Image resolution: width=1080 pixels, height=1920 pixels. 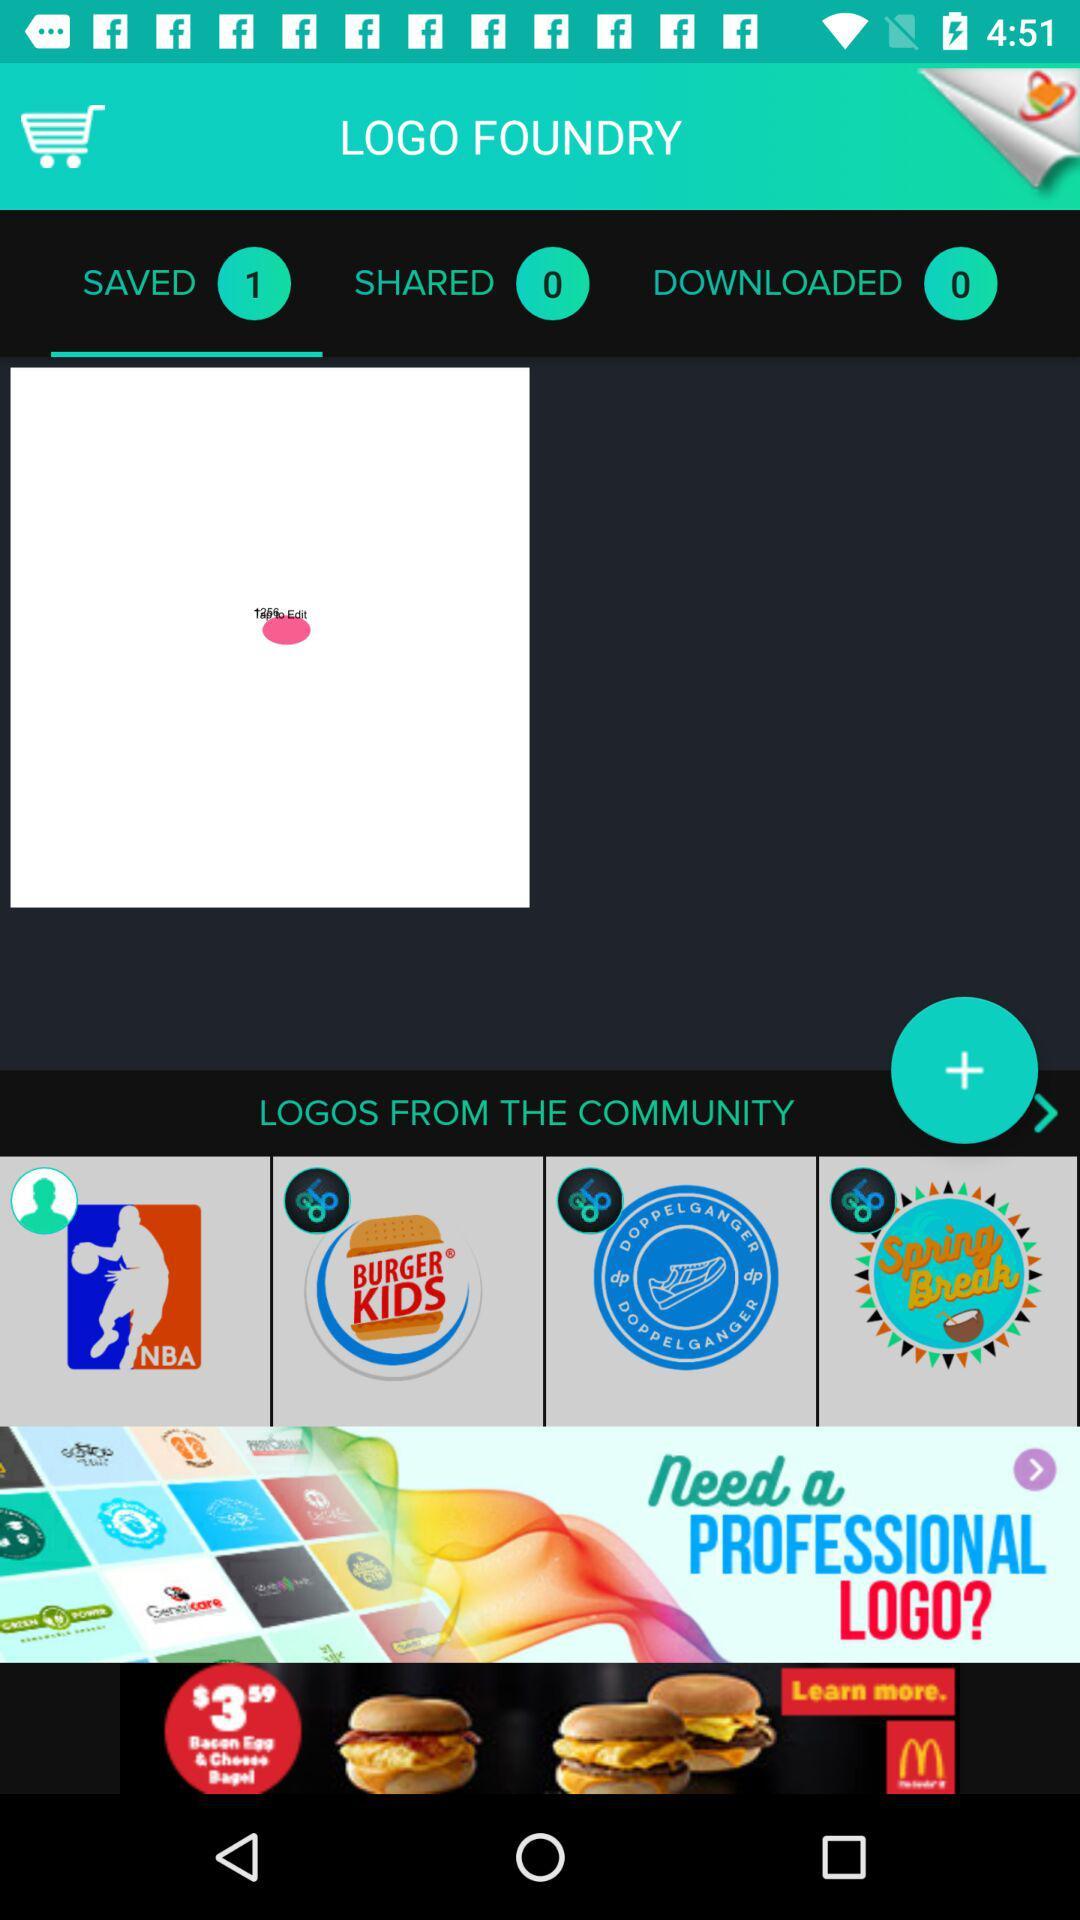 What do you see at coordinates (948, 1291) in the screenshot?
I see `slect the image below the add button` at bounding box center [948, 1291].